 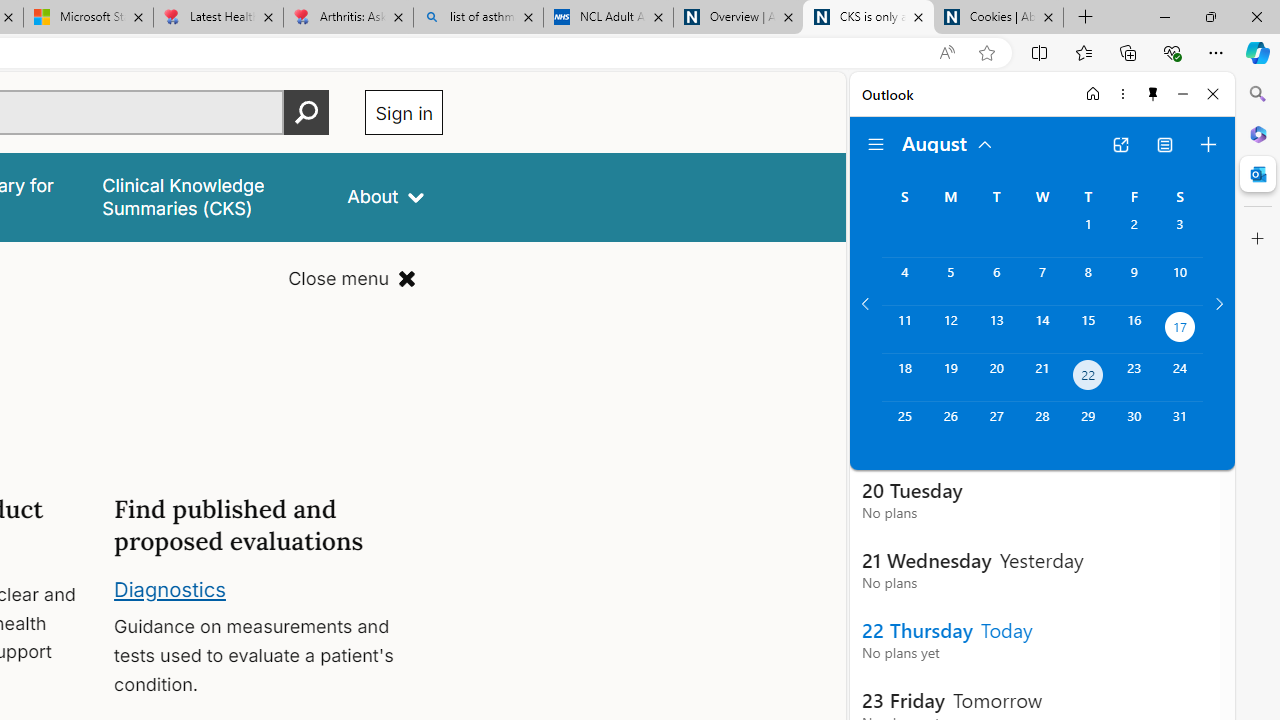 I want to click on 'Folder navigation', so click(x=876, y=144).